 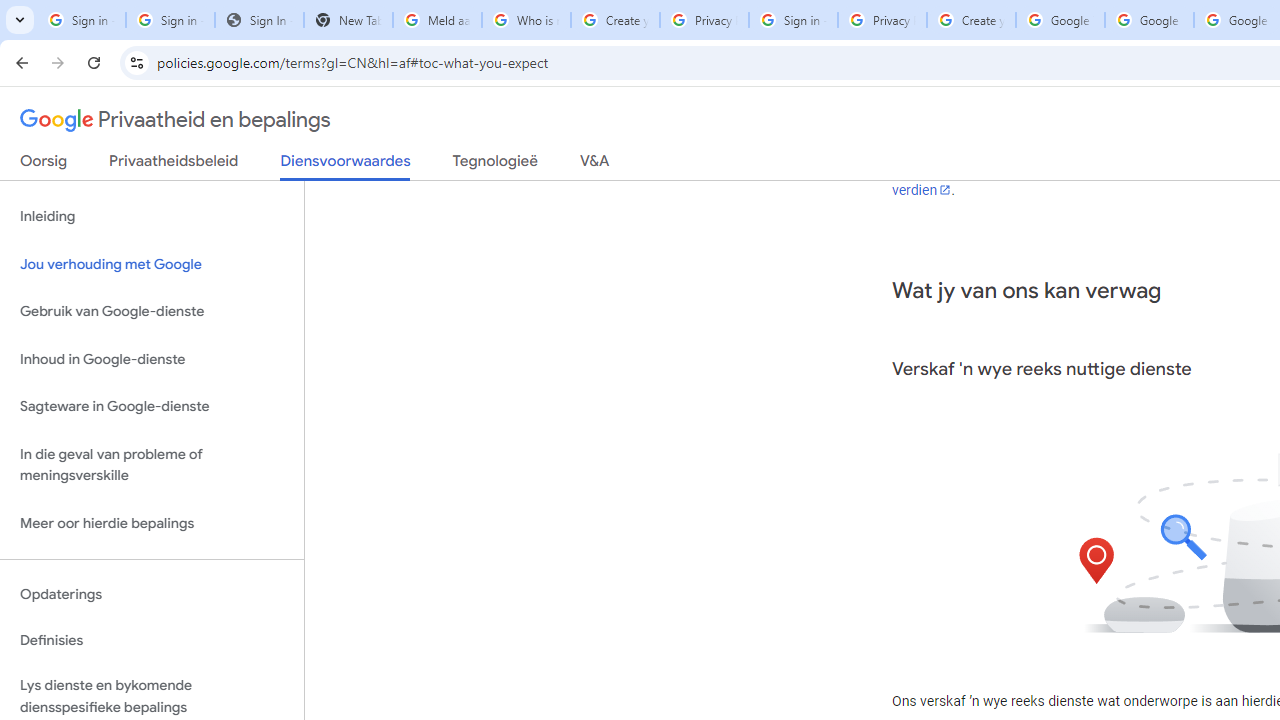 What do you see at coordinates (792, 20) in the screenshot?
I see `'Sign in - Google Accounts'` at bounding box center [792, 20].